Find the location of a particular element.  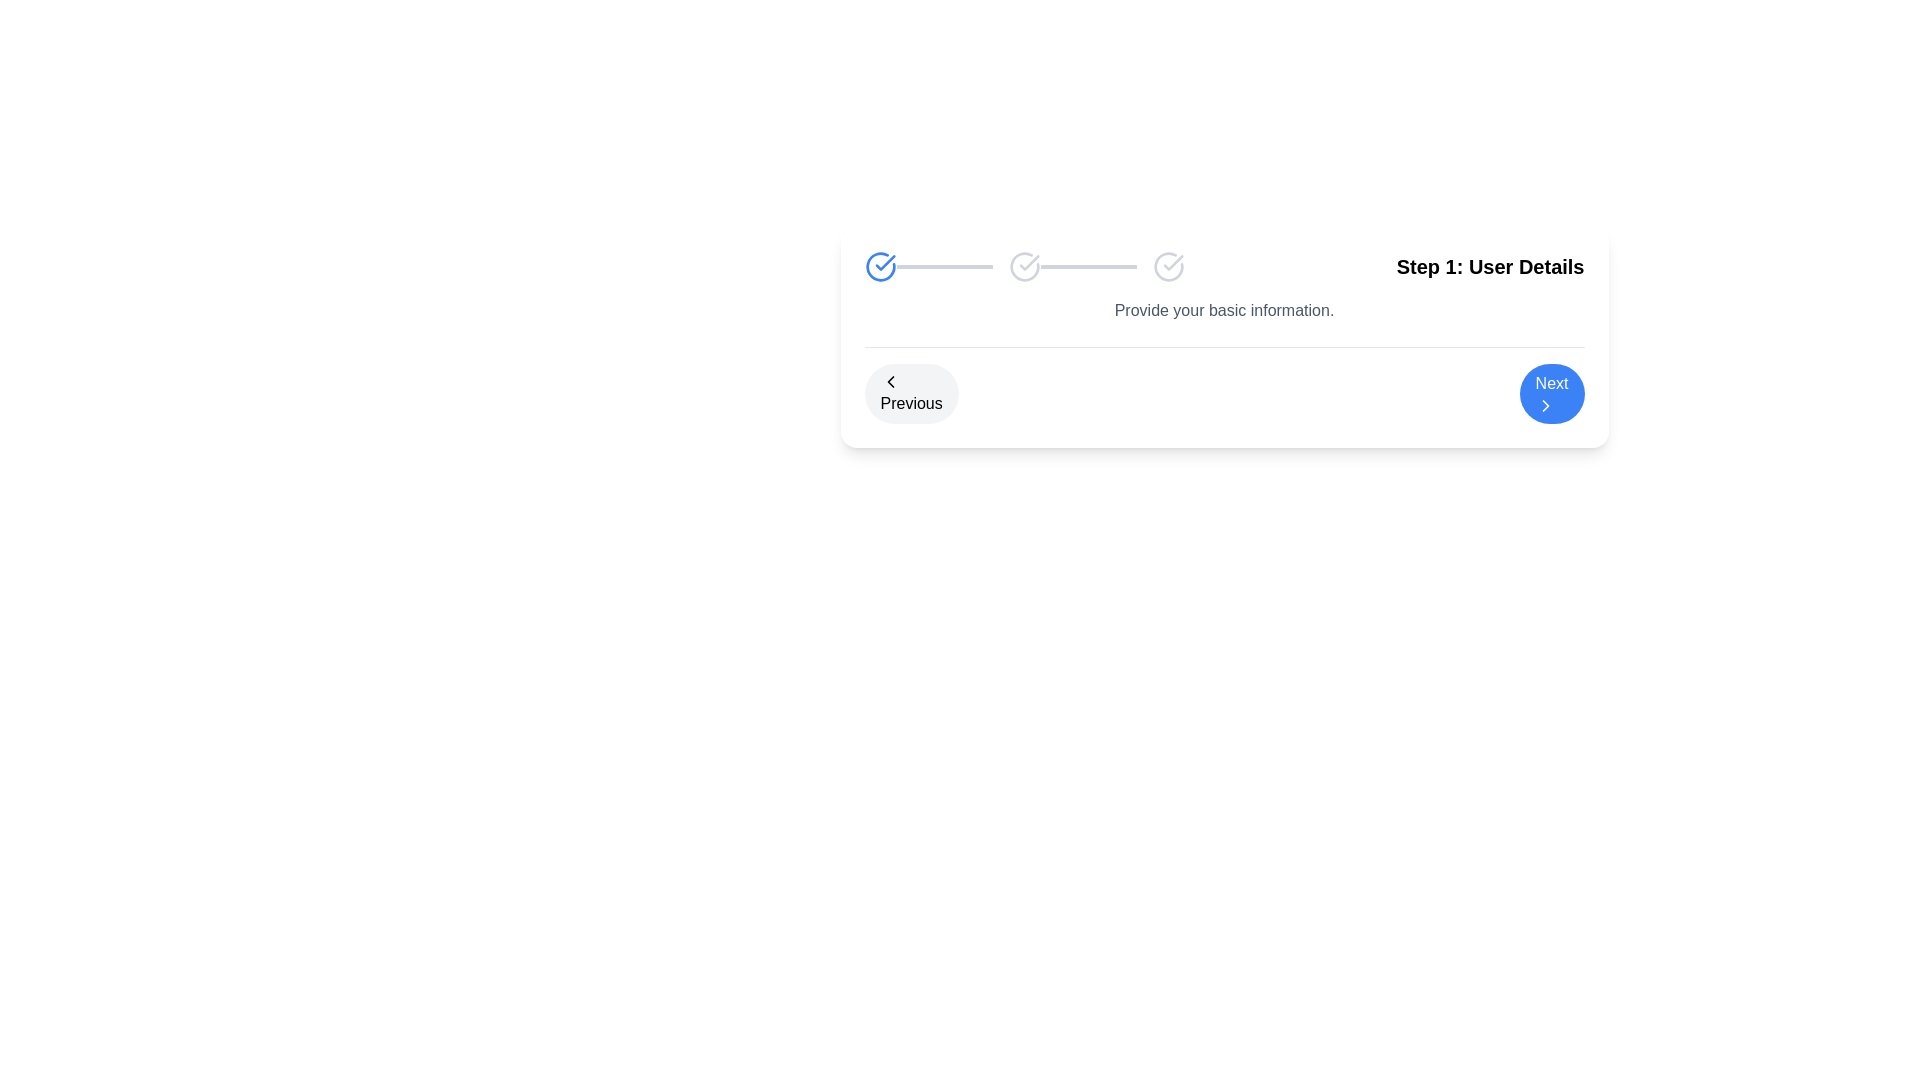

the 'Previous' icon located in the center-left part of the button labeled 'Previous', which is used is located at coordinates (889, 381).